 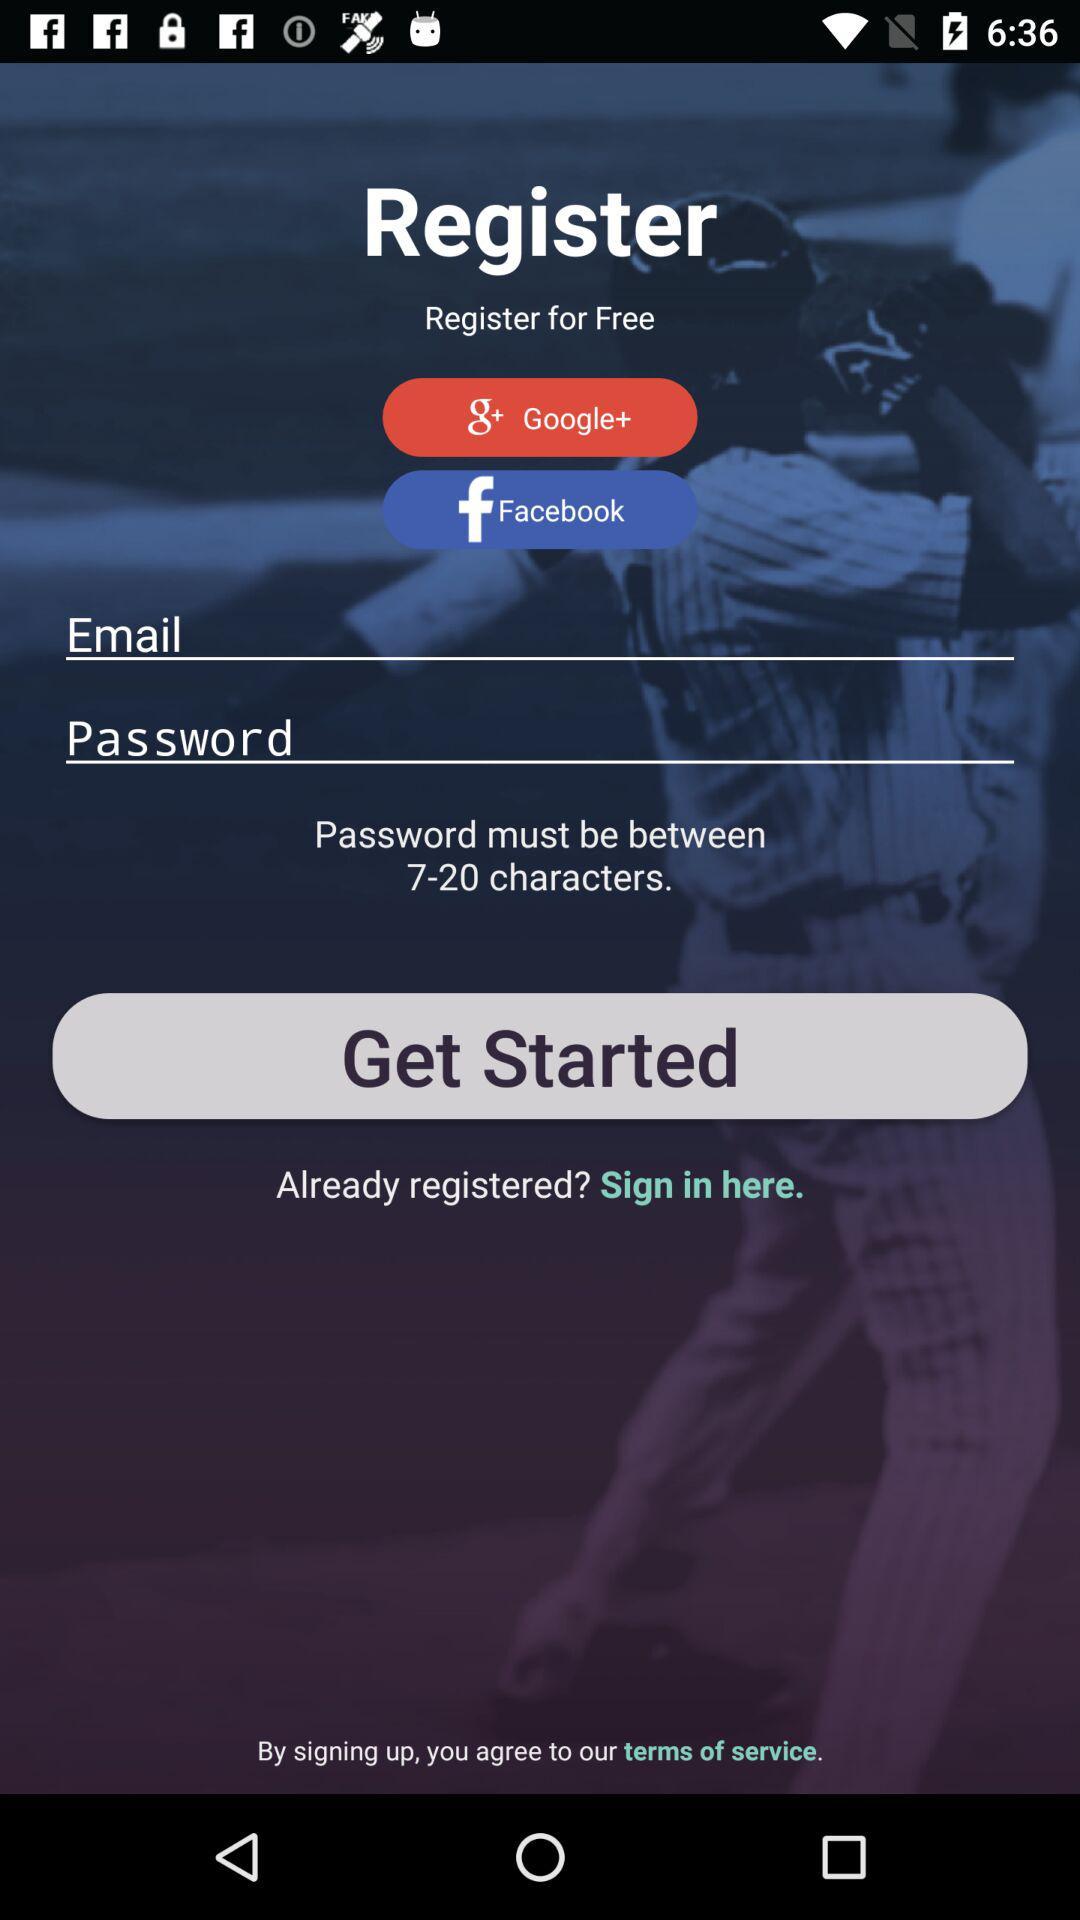 What do you see at coordinates (540, 1749) in the screenshot?
I see `by signing up item` at bounding box center [540, 1749].